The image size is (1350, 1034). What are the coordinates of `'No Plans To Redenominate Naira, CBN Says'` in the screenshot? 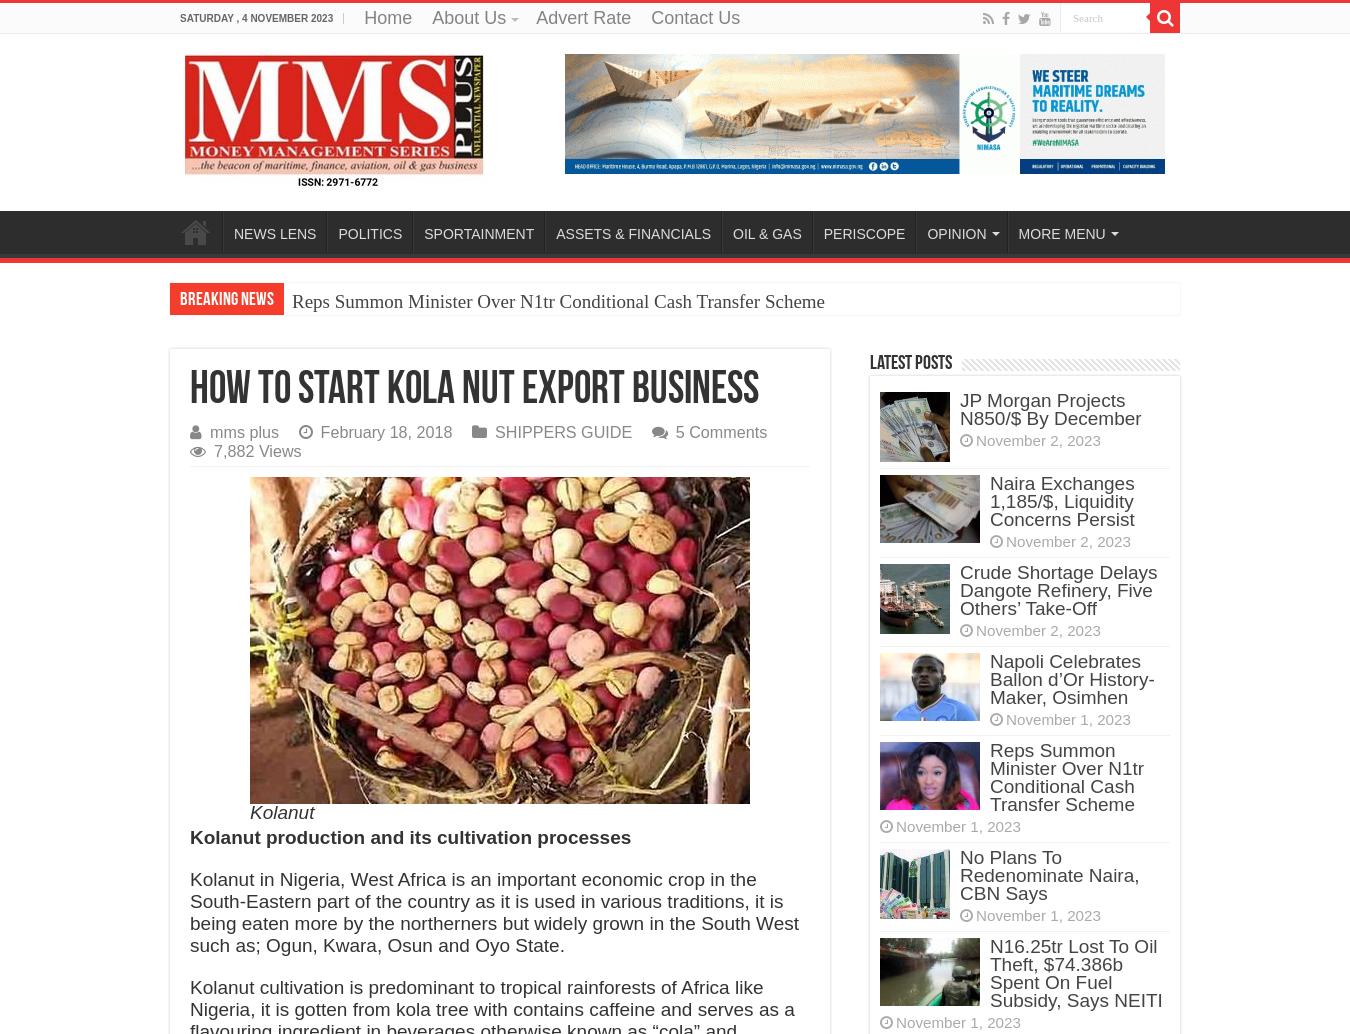 It's located at (1049, 874).